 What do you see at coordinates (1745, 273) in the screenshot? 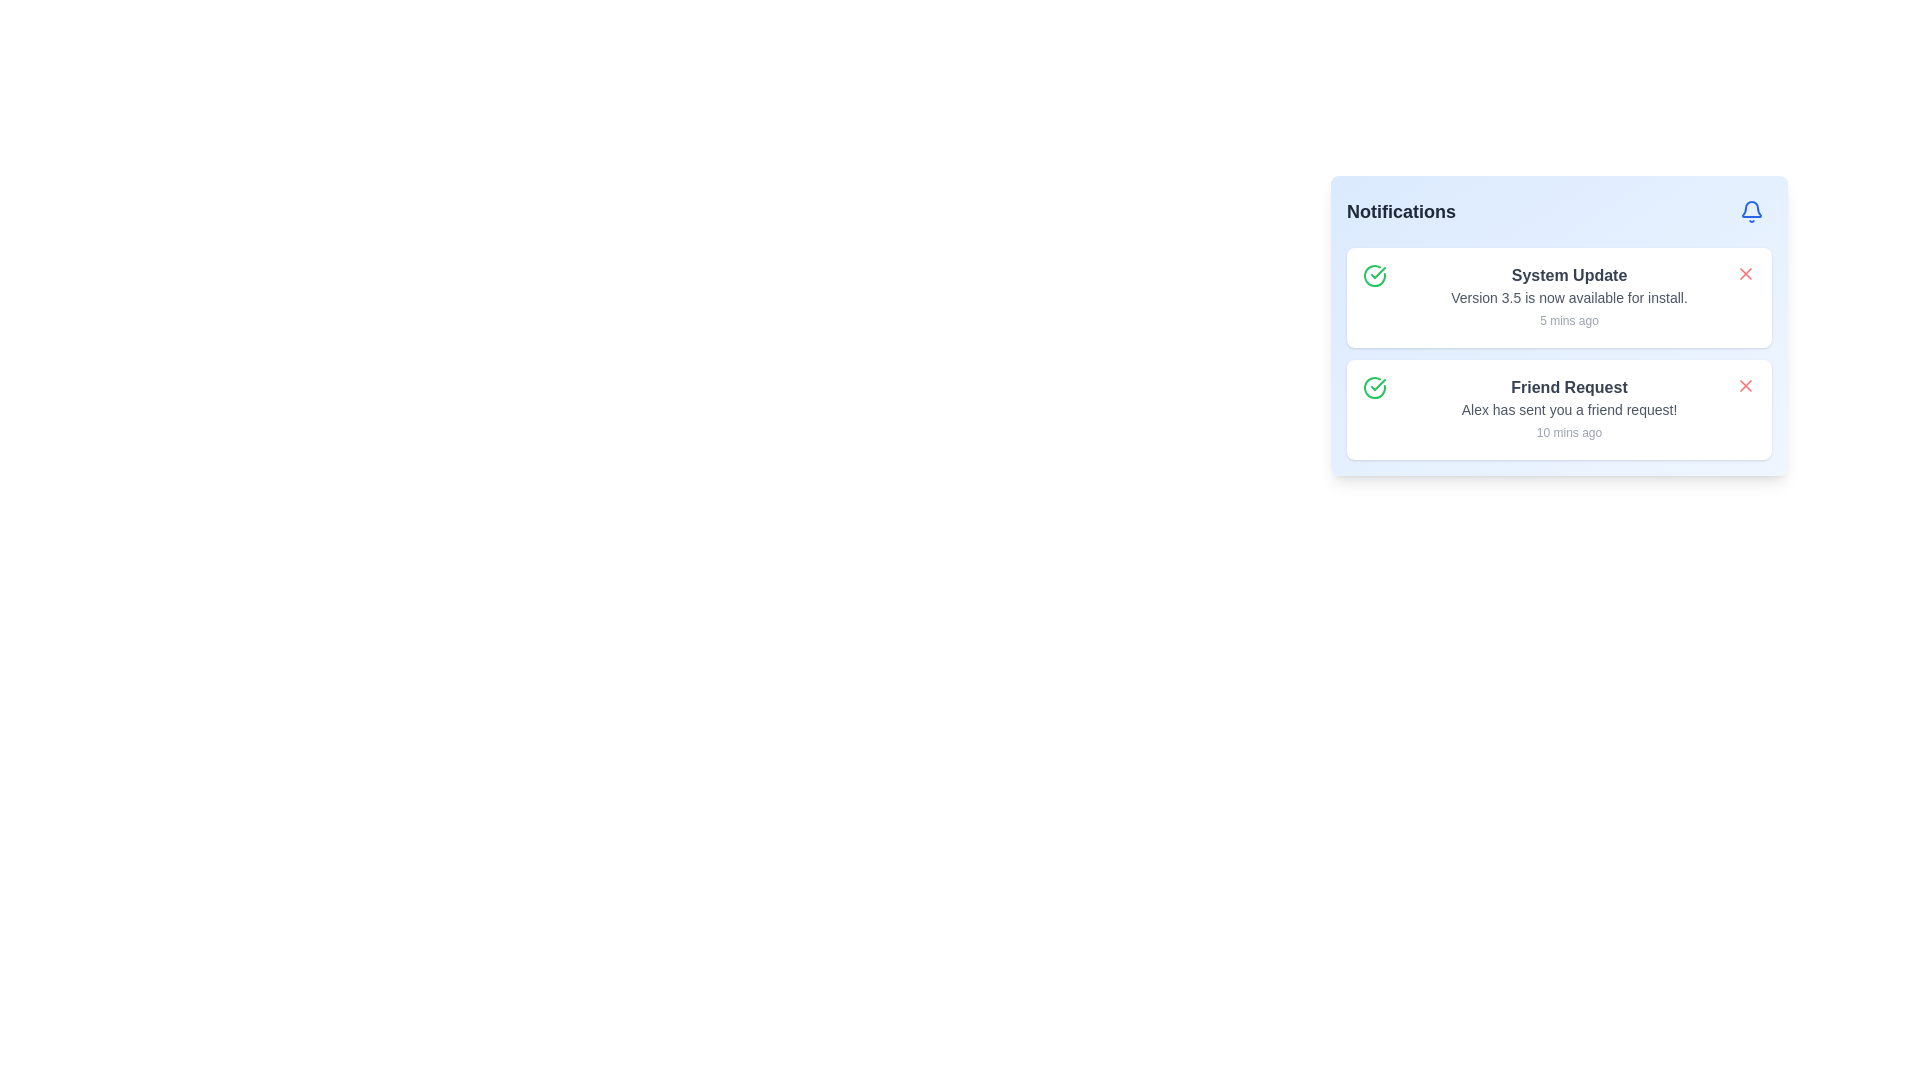
I see `the dismiss button located at the upper-right corner of the 'System Update' notification card` at bounding box center [1745, 273].